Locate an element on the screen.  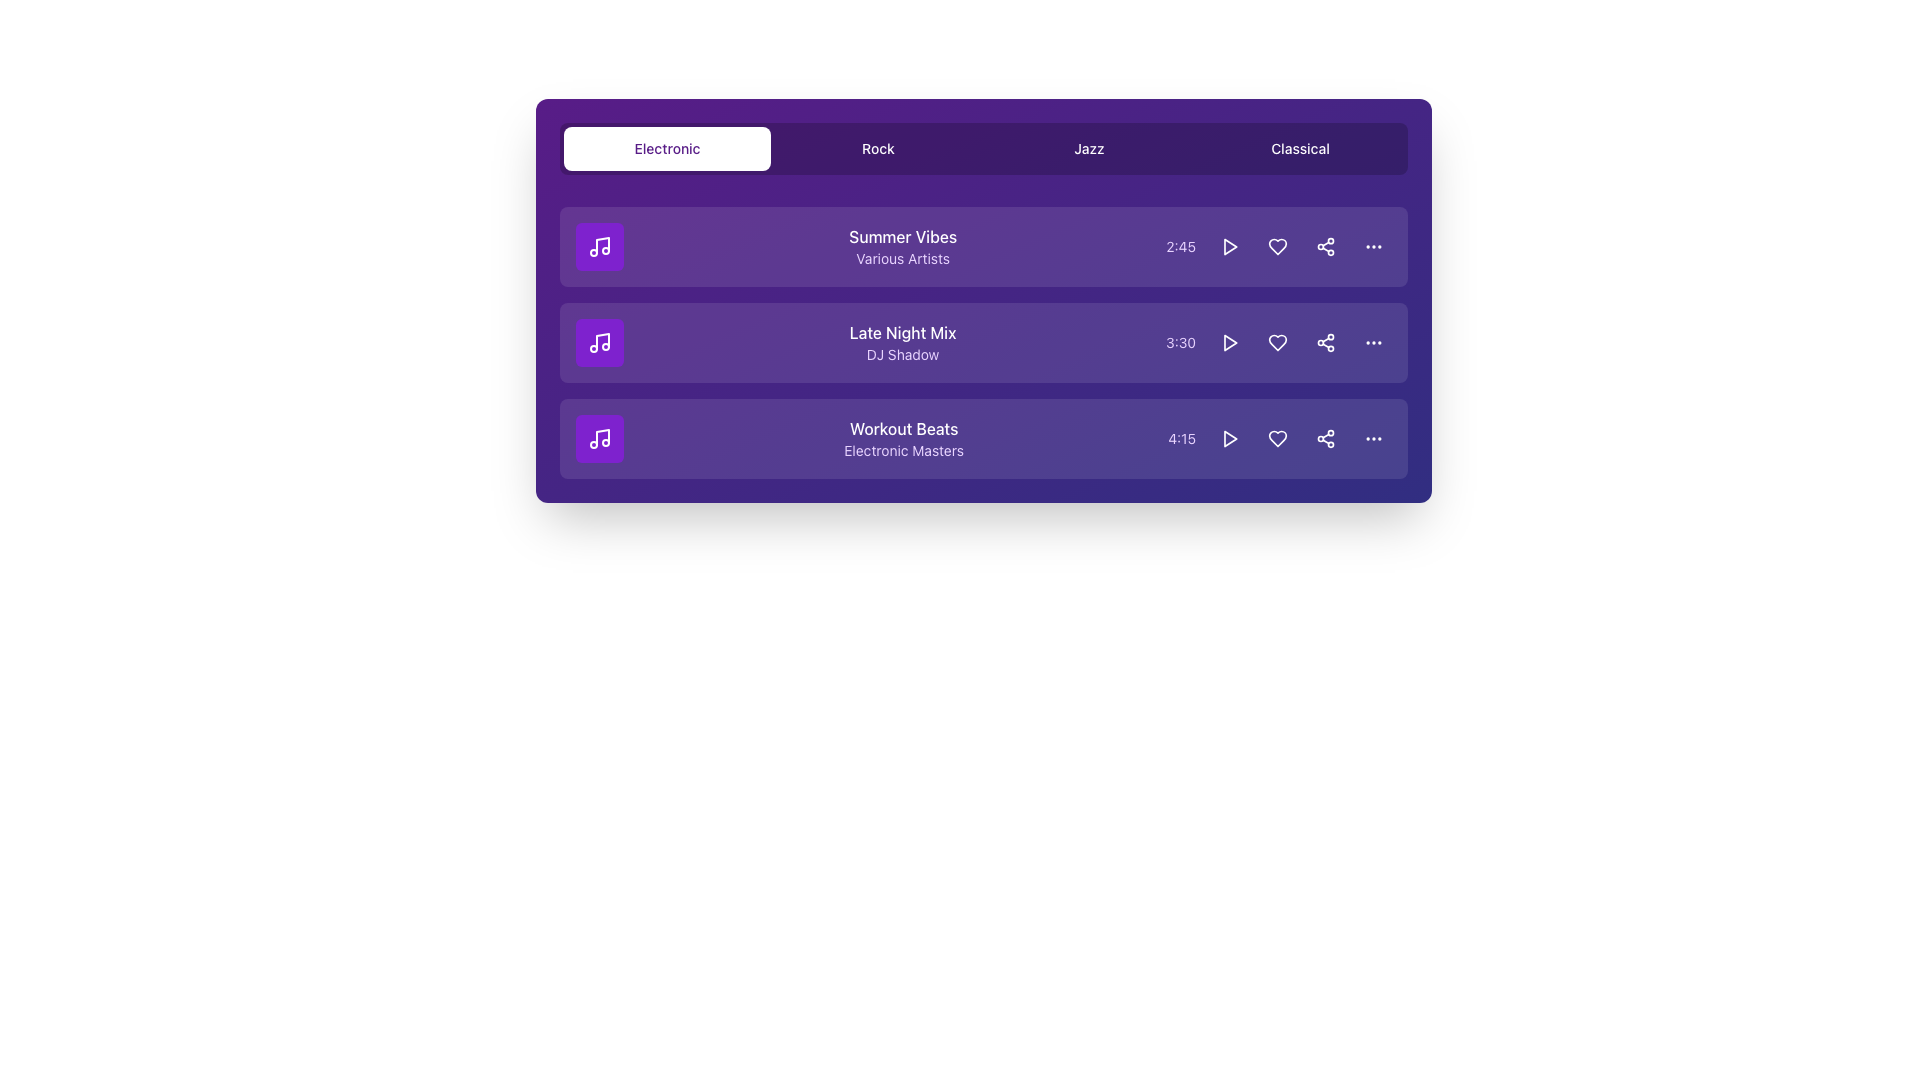
the play icon button located in the second row of the playlist interface to trigger its visual hover effect is located at coordinates (1228, 342).